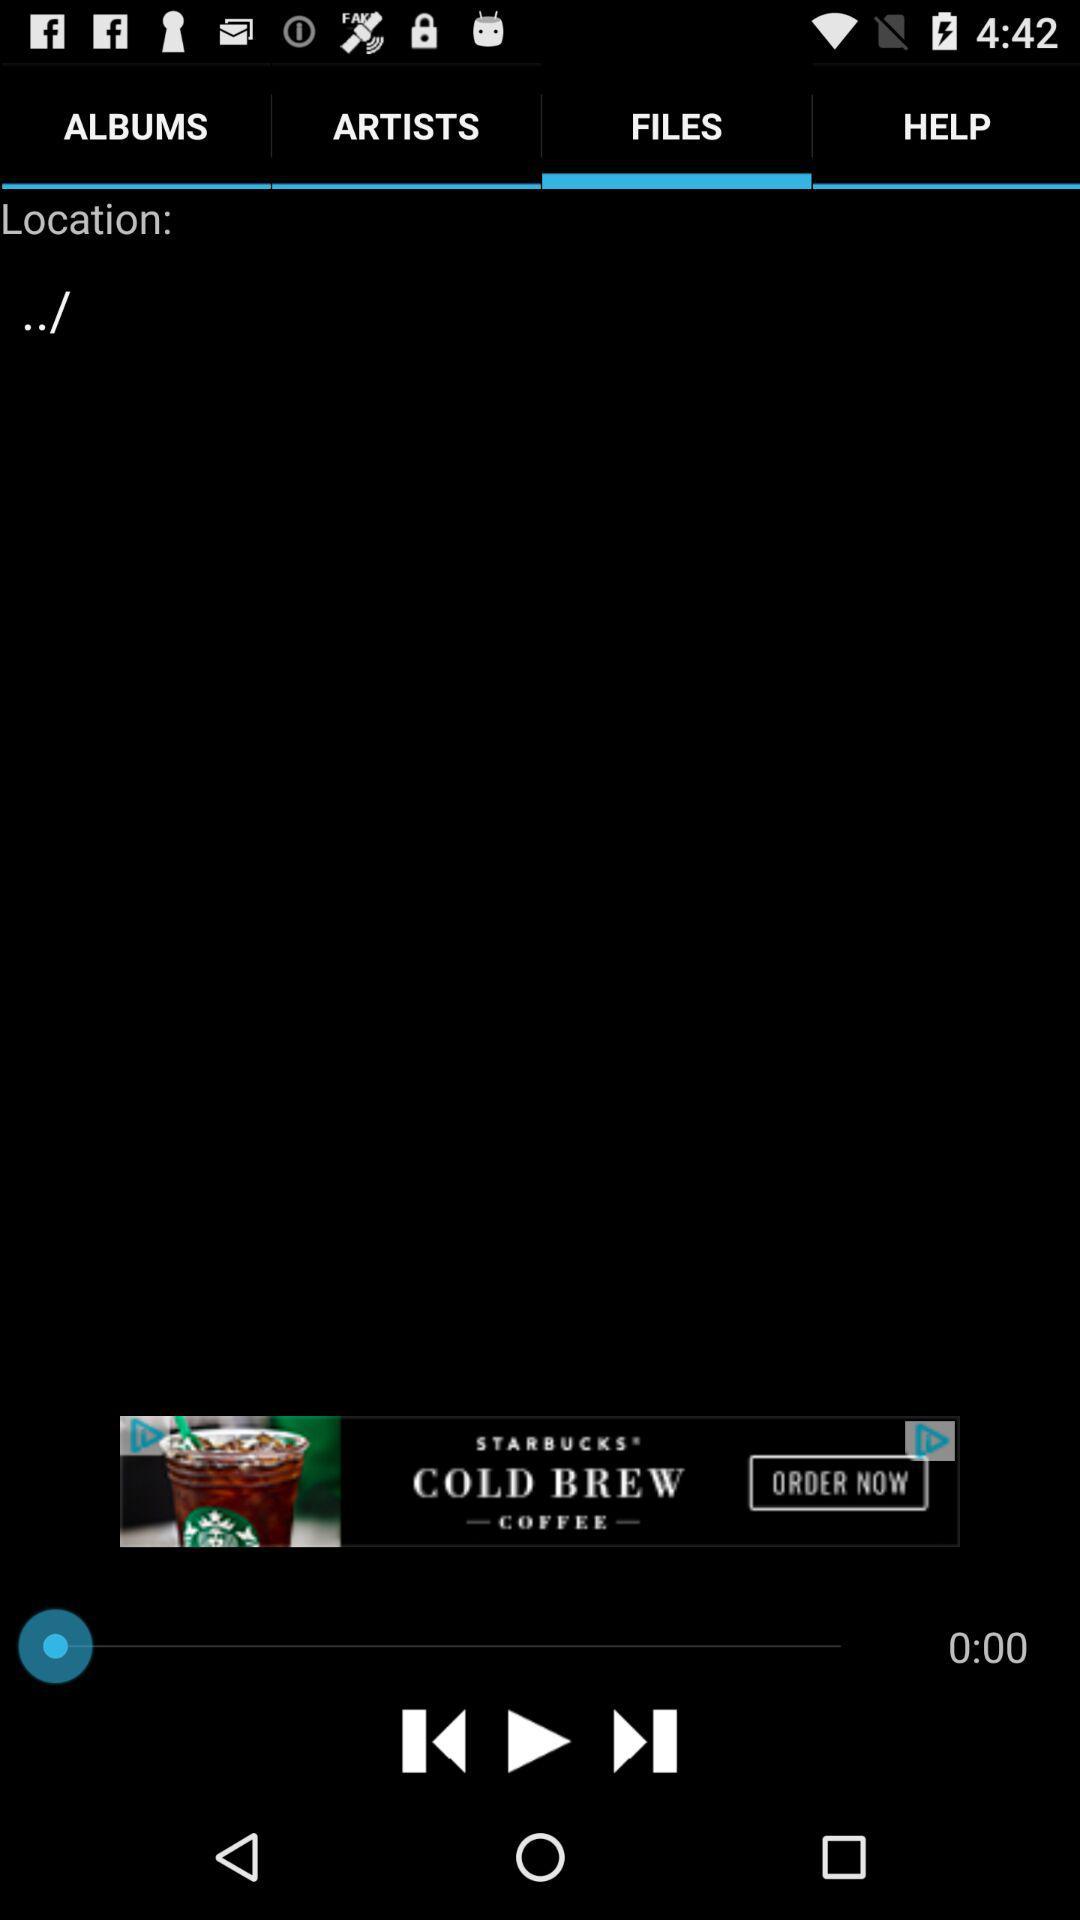 The height and width of the screenshot is (1920, 1080). Describe the element at coordinates (645, 1862) in the screenshot. I see `the skip_next icon` at that location.